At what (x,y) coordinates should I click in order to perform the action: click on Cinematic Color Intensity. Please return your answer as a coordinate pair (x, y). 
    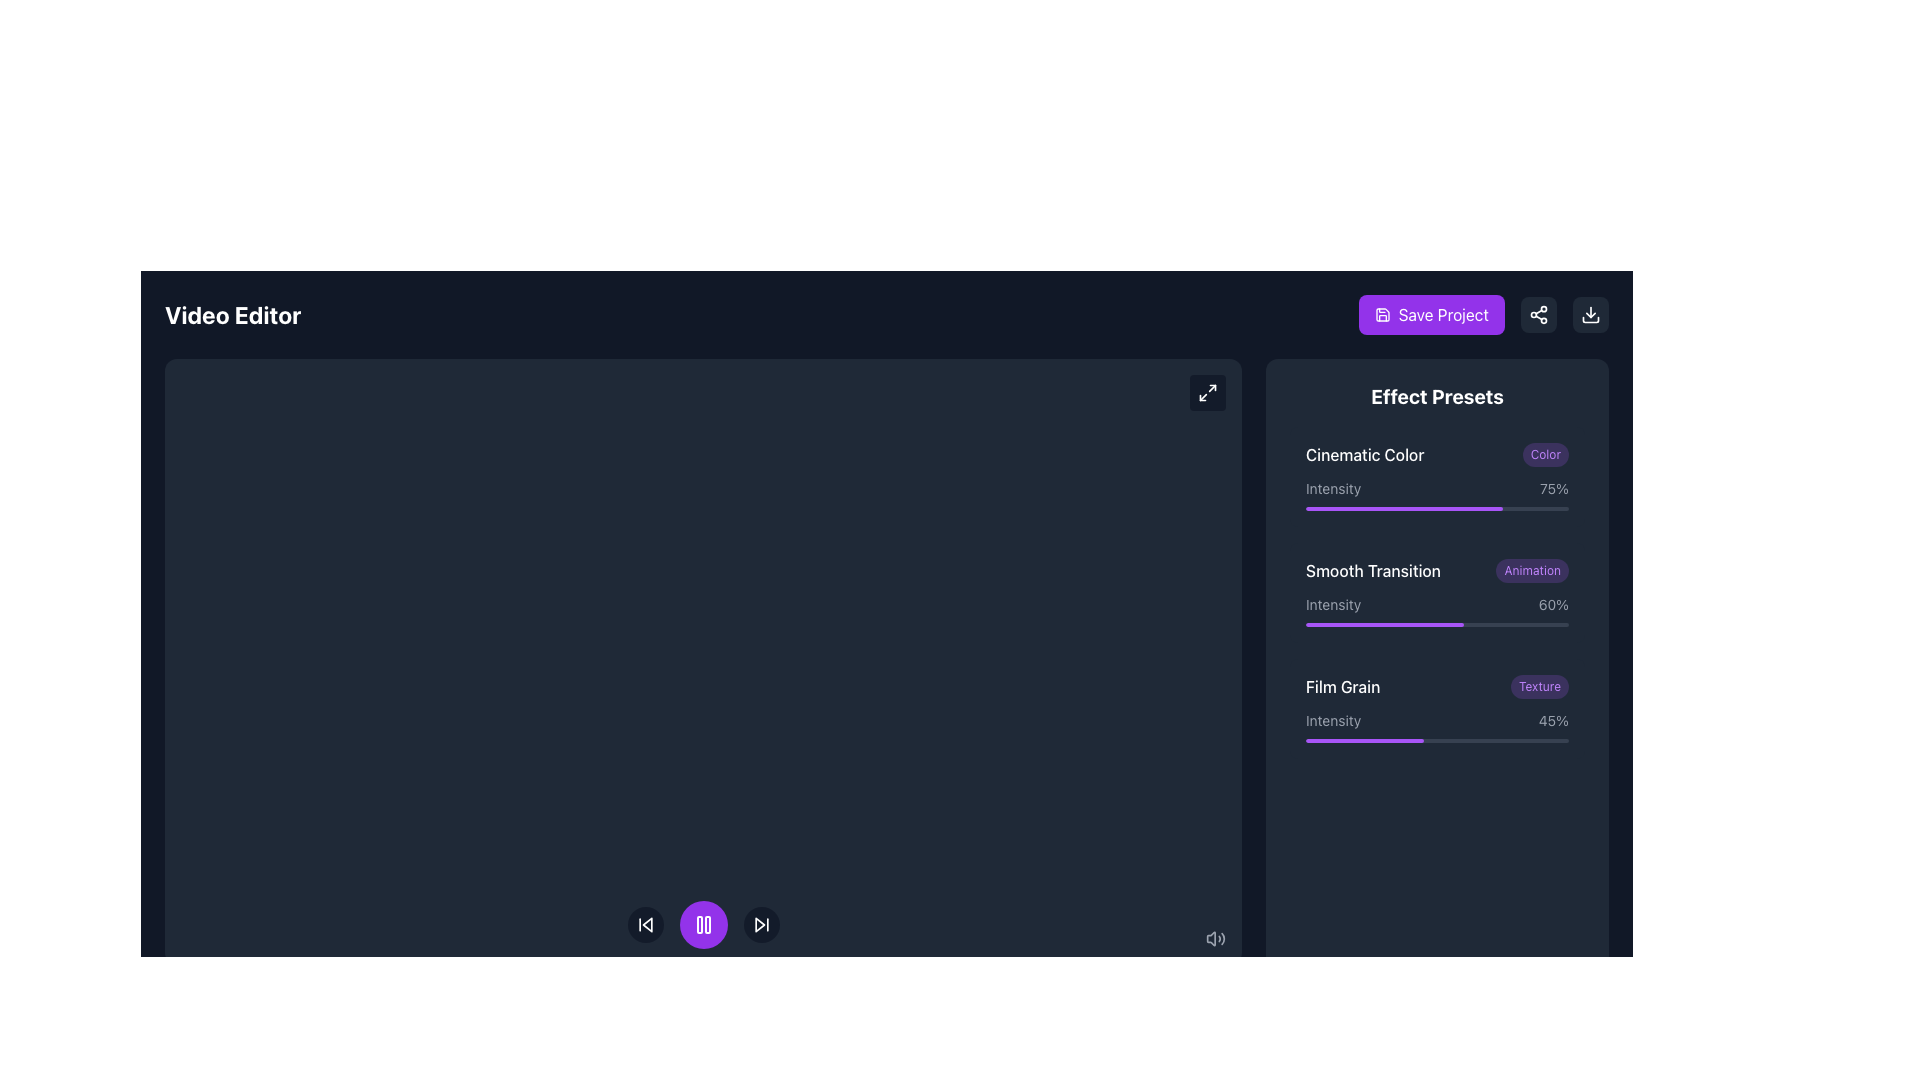
    Looking at the image, I should click on (1433, 508).